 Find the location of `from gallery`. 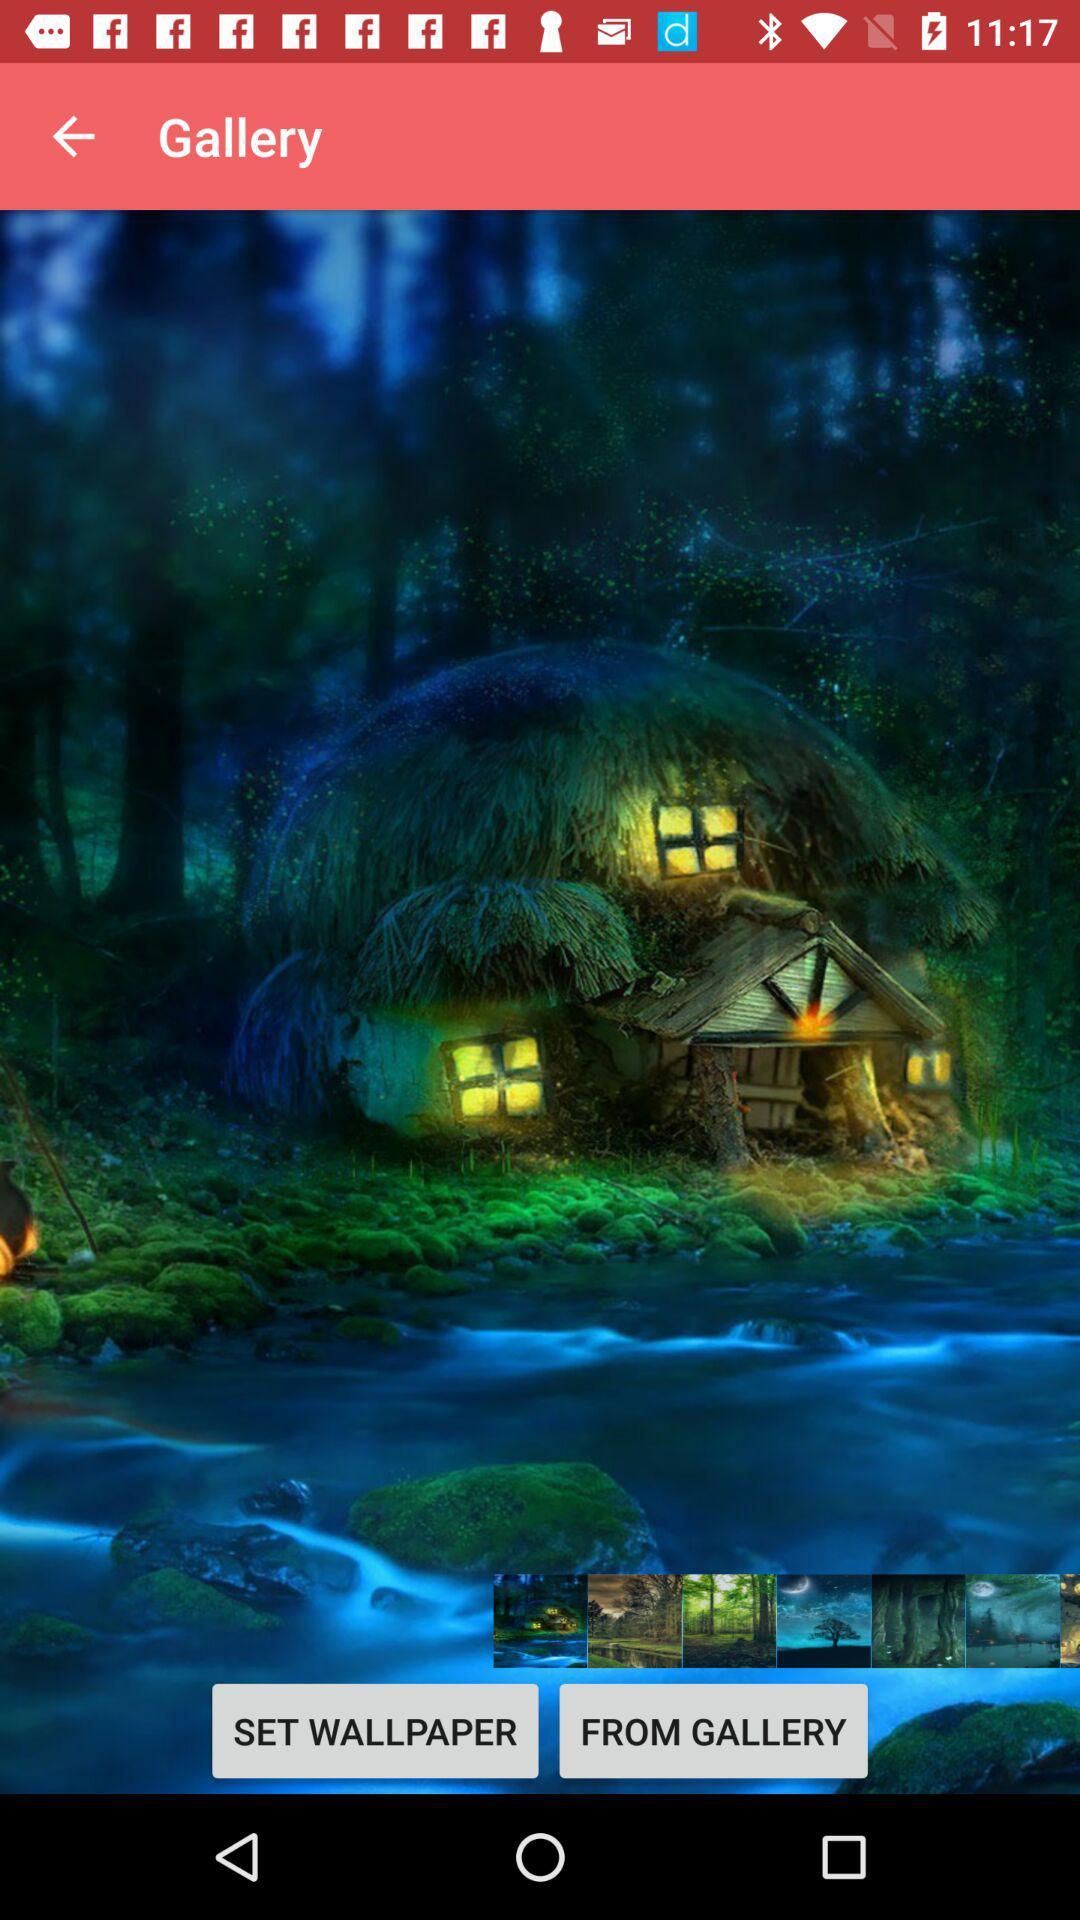

from gallery is located at coordinates (712, 1730).